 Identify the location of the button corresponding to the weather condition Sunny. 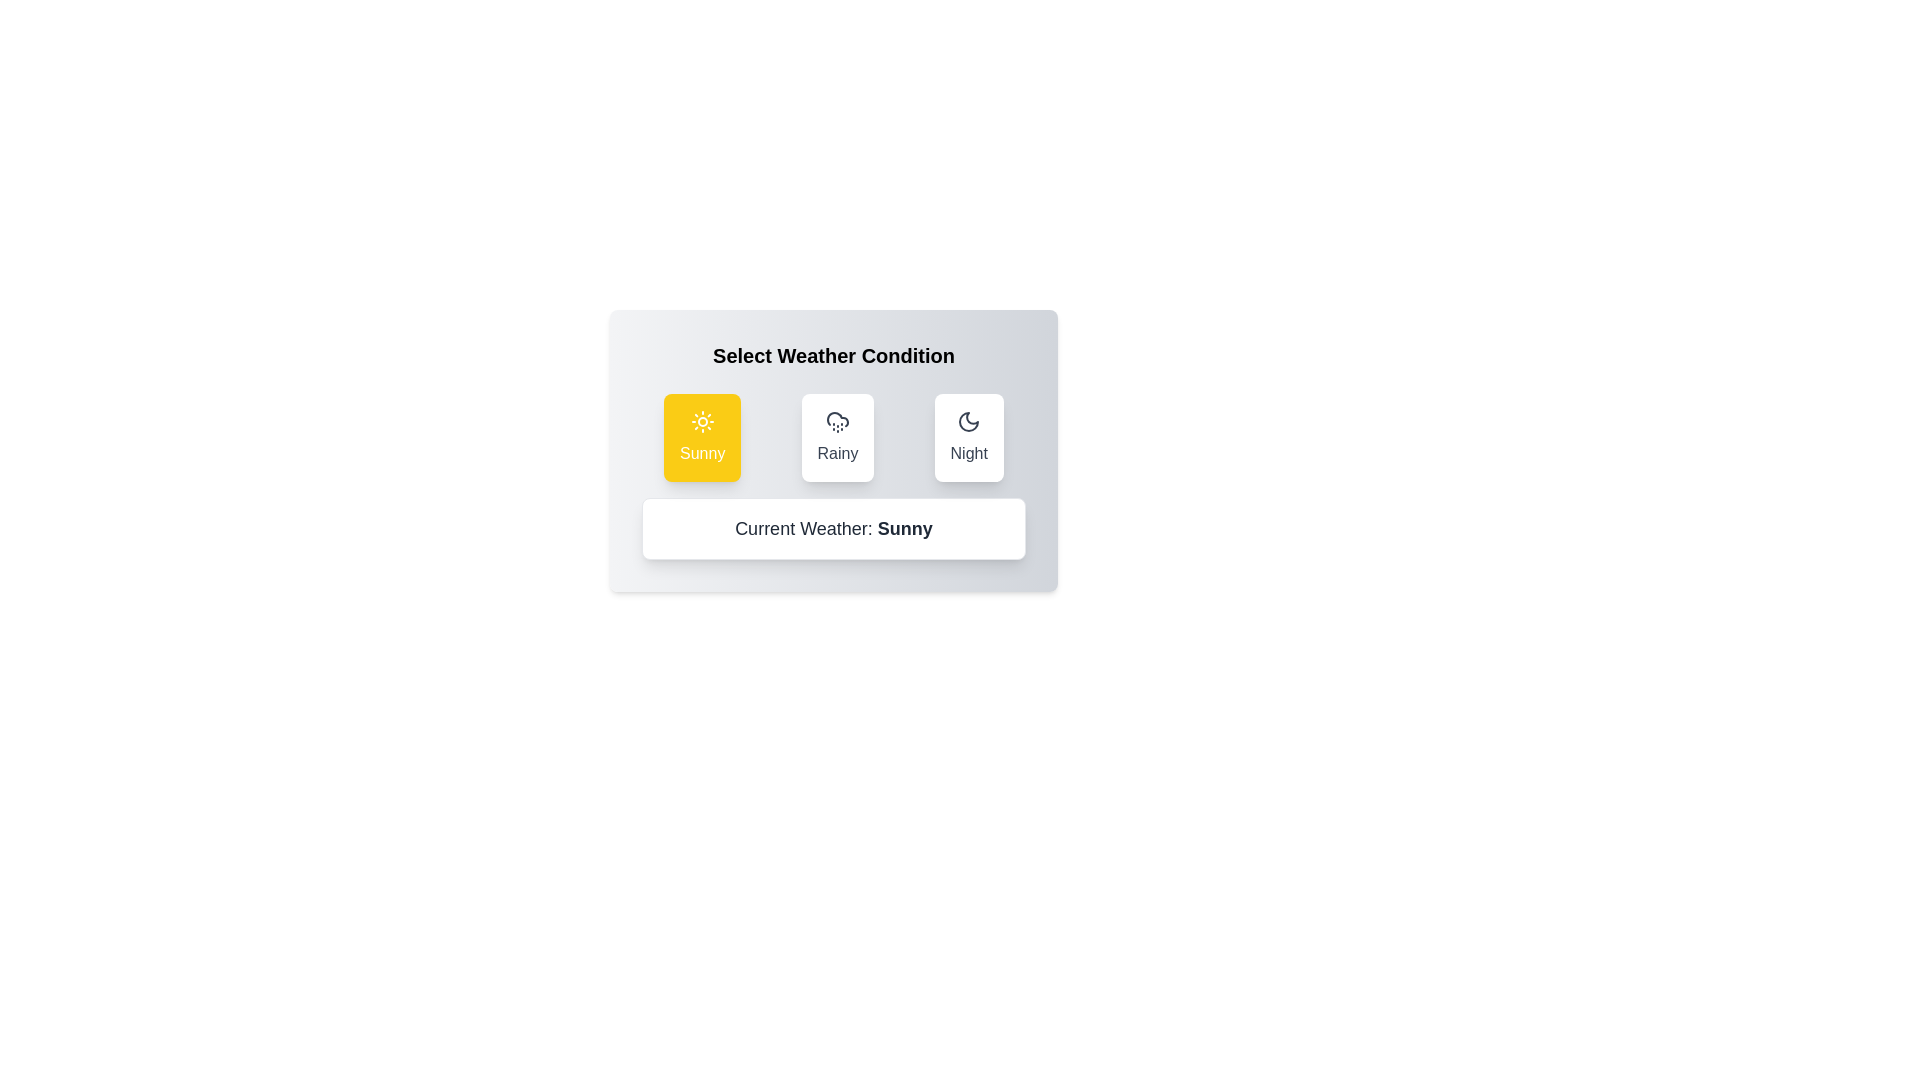
(701, 437).